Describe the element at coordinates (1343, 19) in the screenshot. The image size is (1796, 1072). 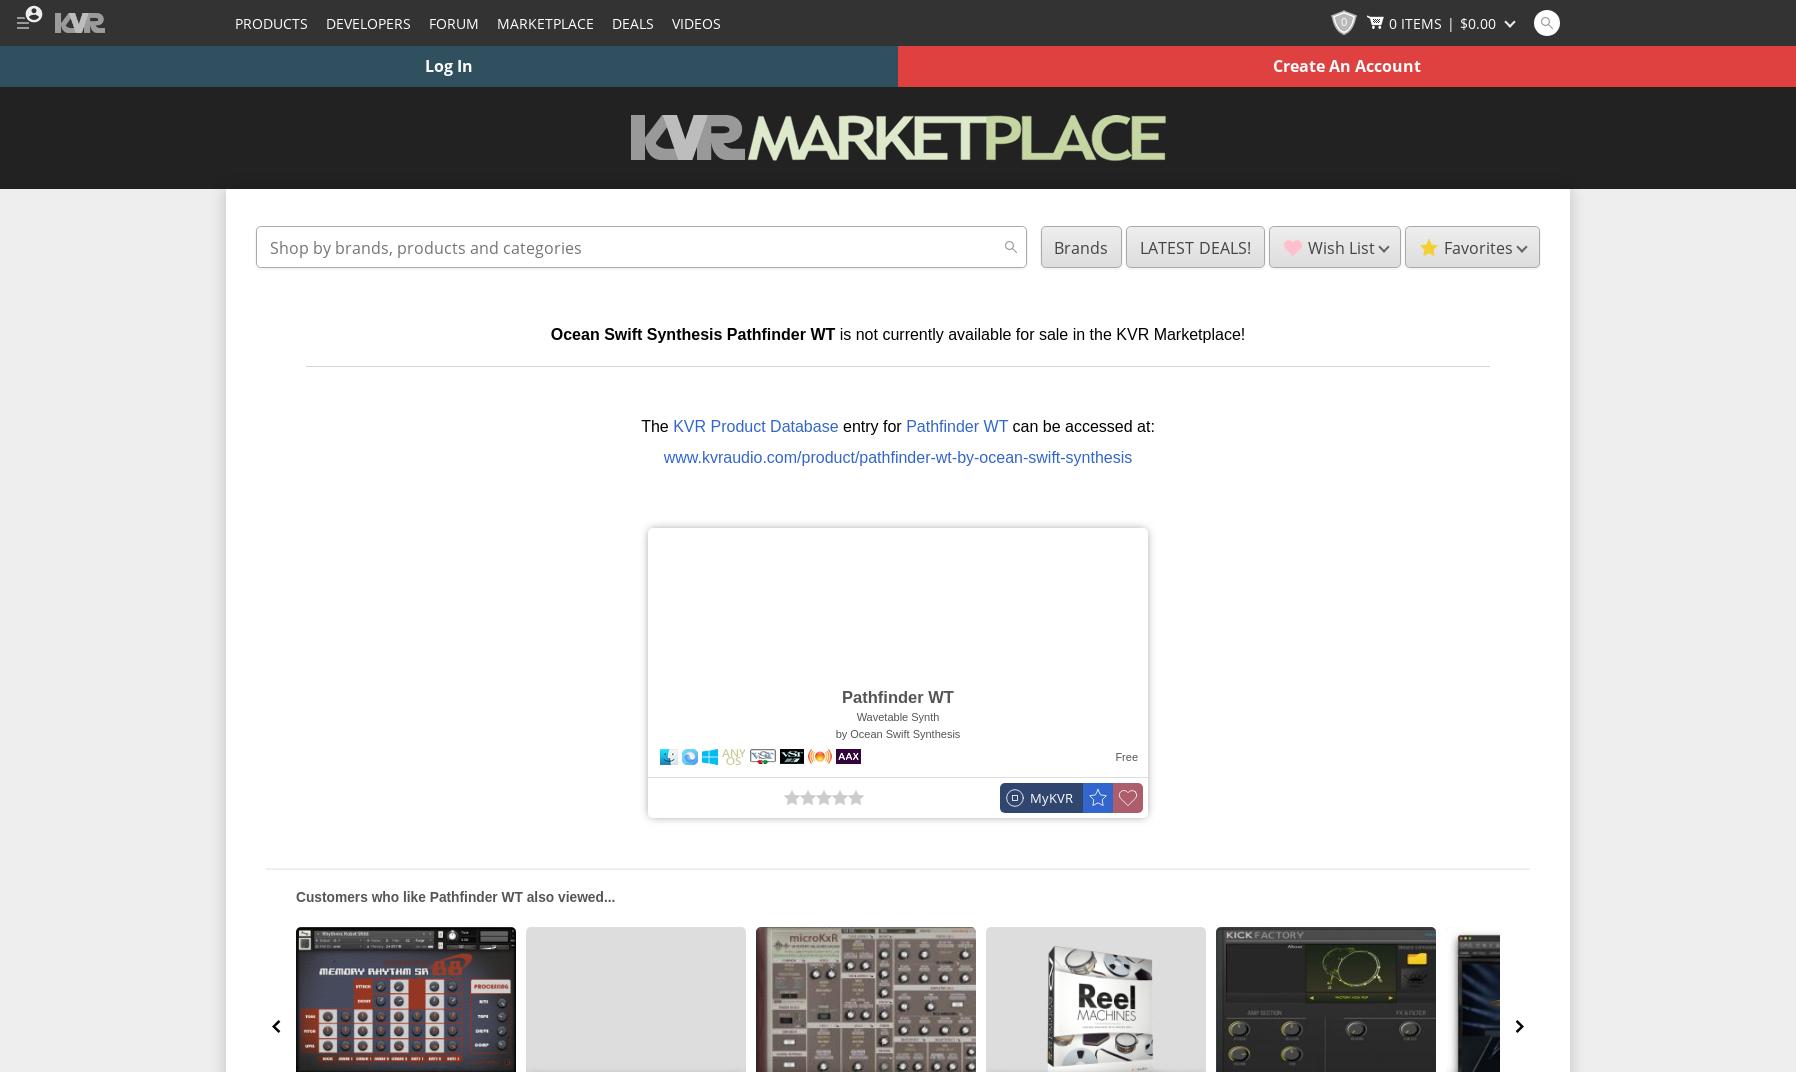
I see `'0'` at that location.